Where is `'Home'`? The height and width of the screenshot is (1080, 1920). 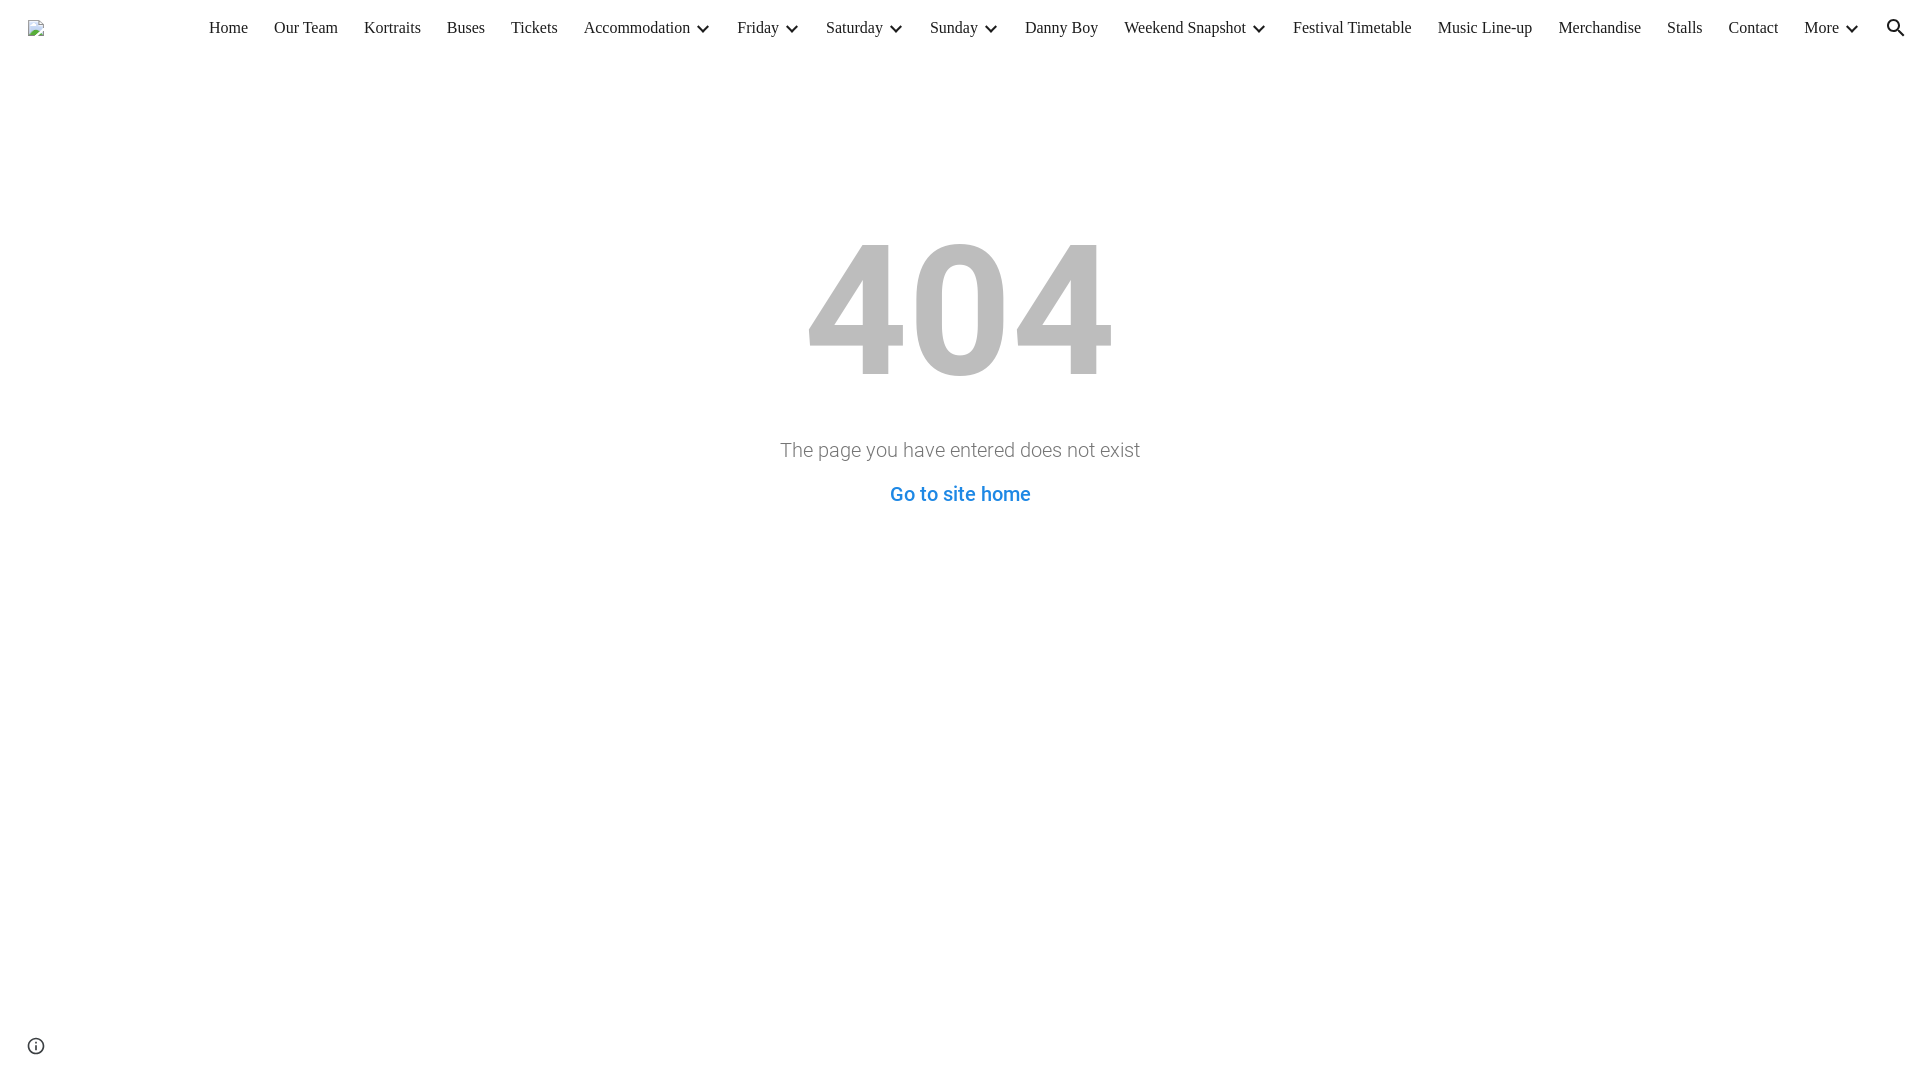 'Home' is located at coordinates (228, 27).